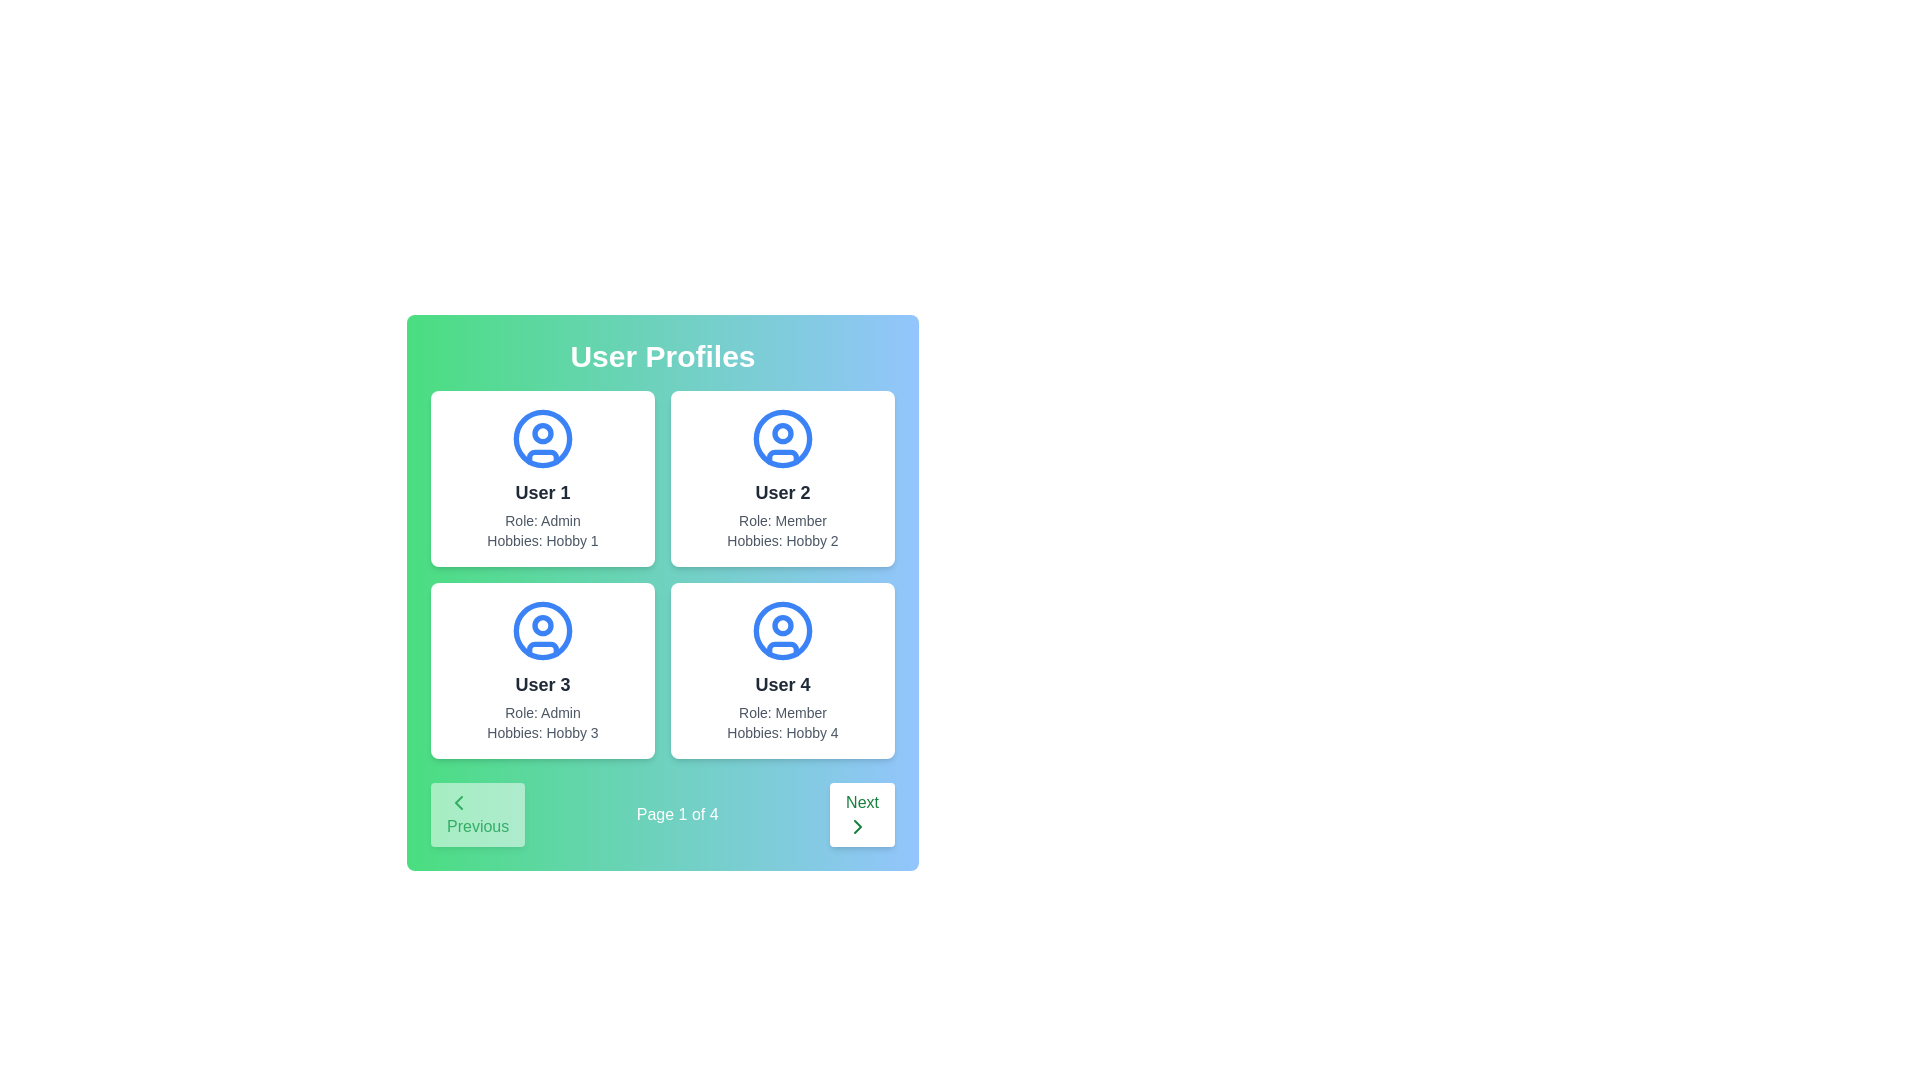 The width and height of the screenshot is (1920, 1080). What do you see at coordinates (781, 519) in the screenshot?
I see `text label displaying 'Role: Member' located within the User 2 profile card, positioned below the 'User 2' heading and above the 'Hobbies: Hobby 2' text` at bounding box center [781, 519].